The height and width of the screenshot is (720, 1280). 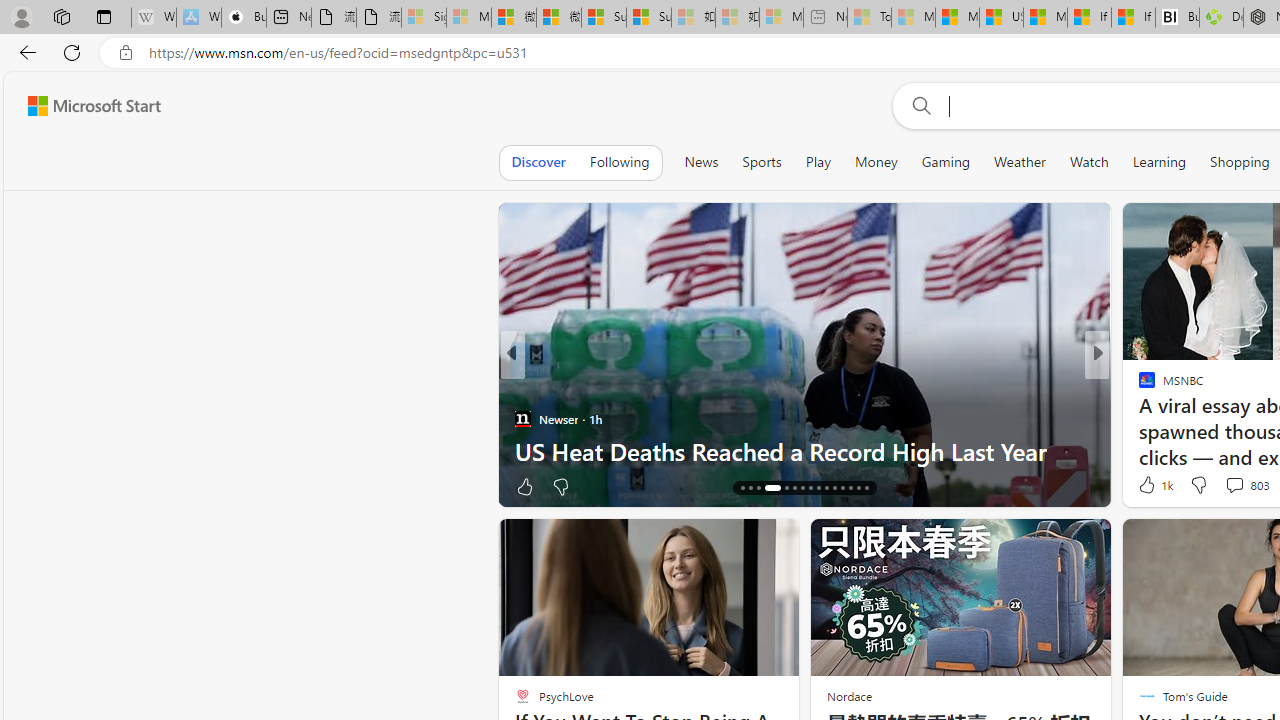 I want to click on 'WOWK Charleston', so click(x=1138, y=418).